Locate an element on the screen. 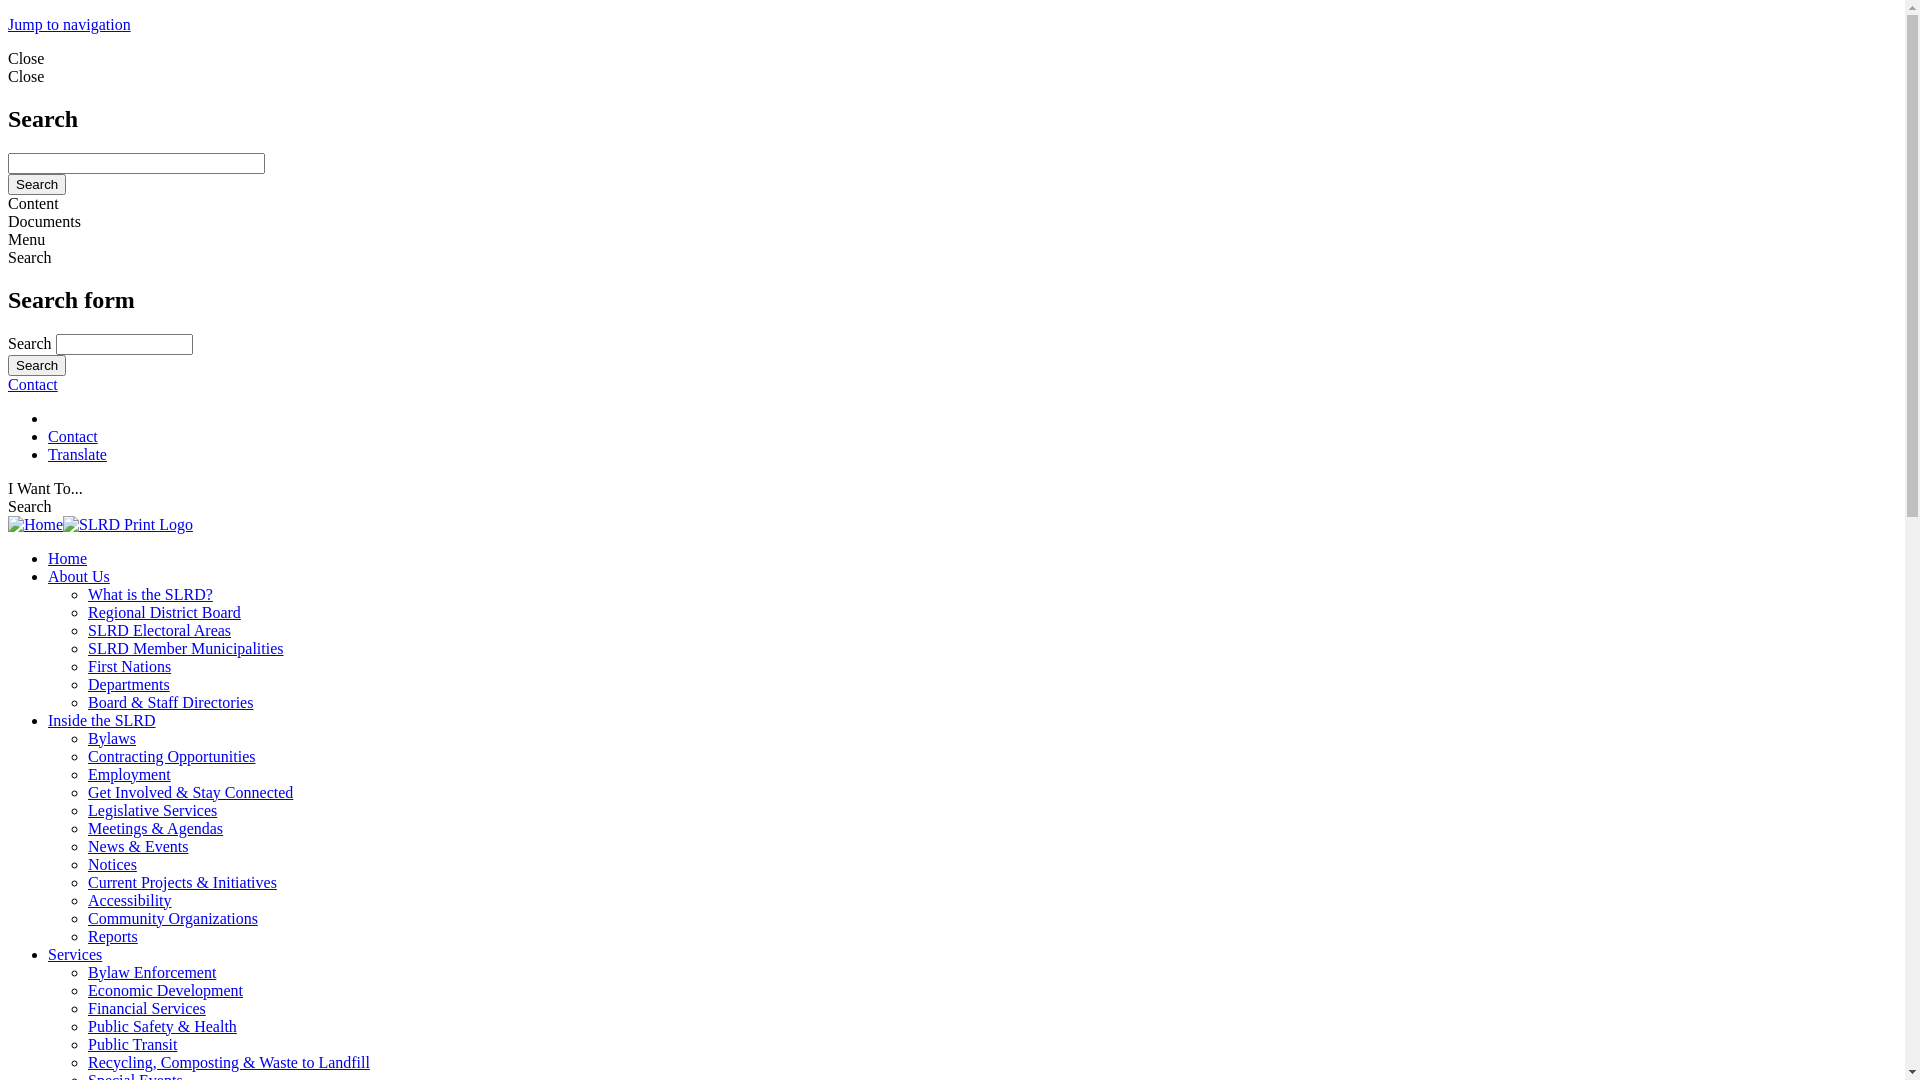  'Departments' is located at coordinates (128, 683).